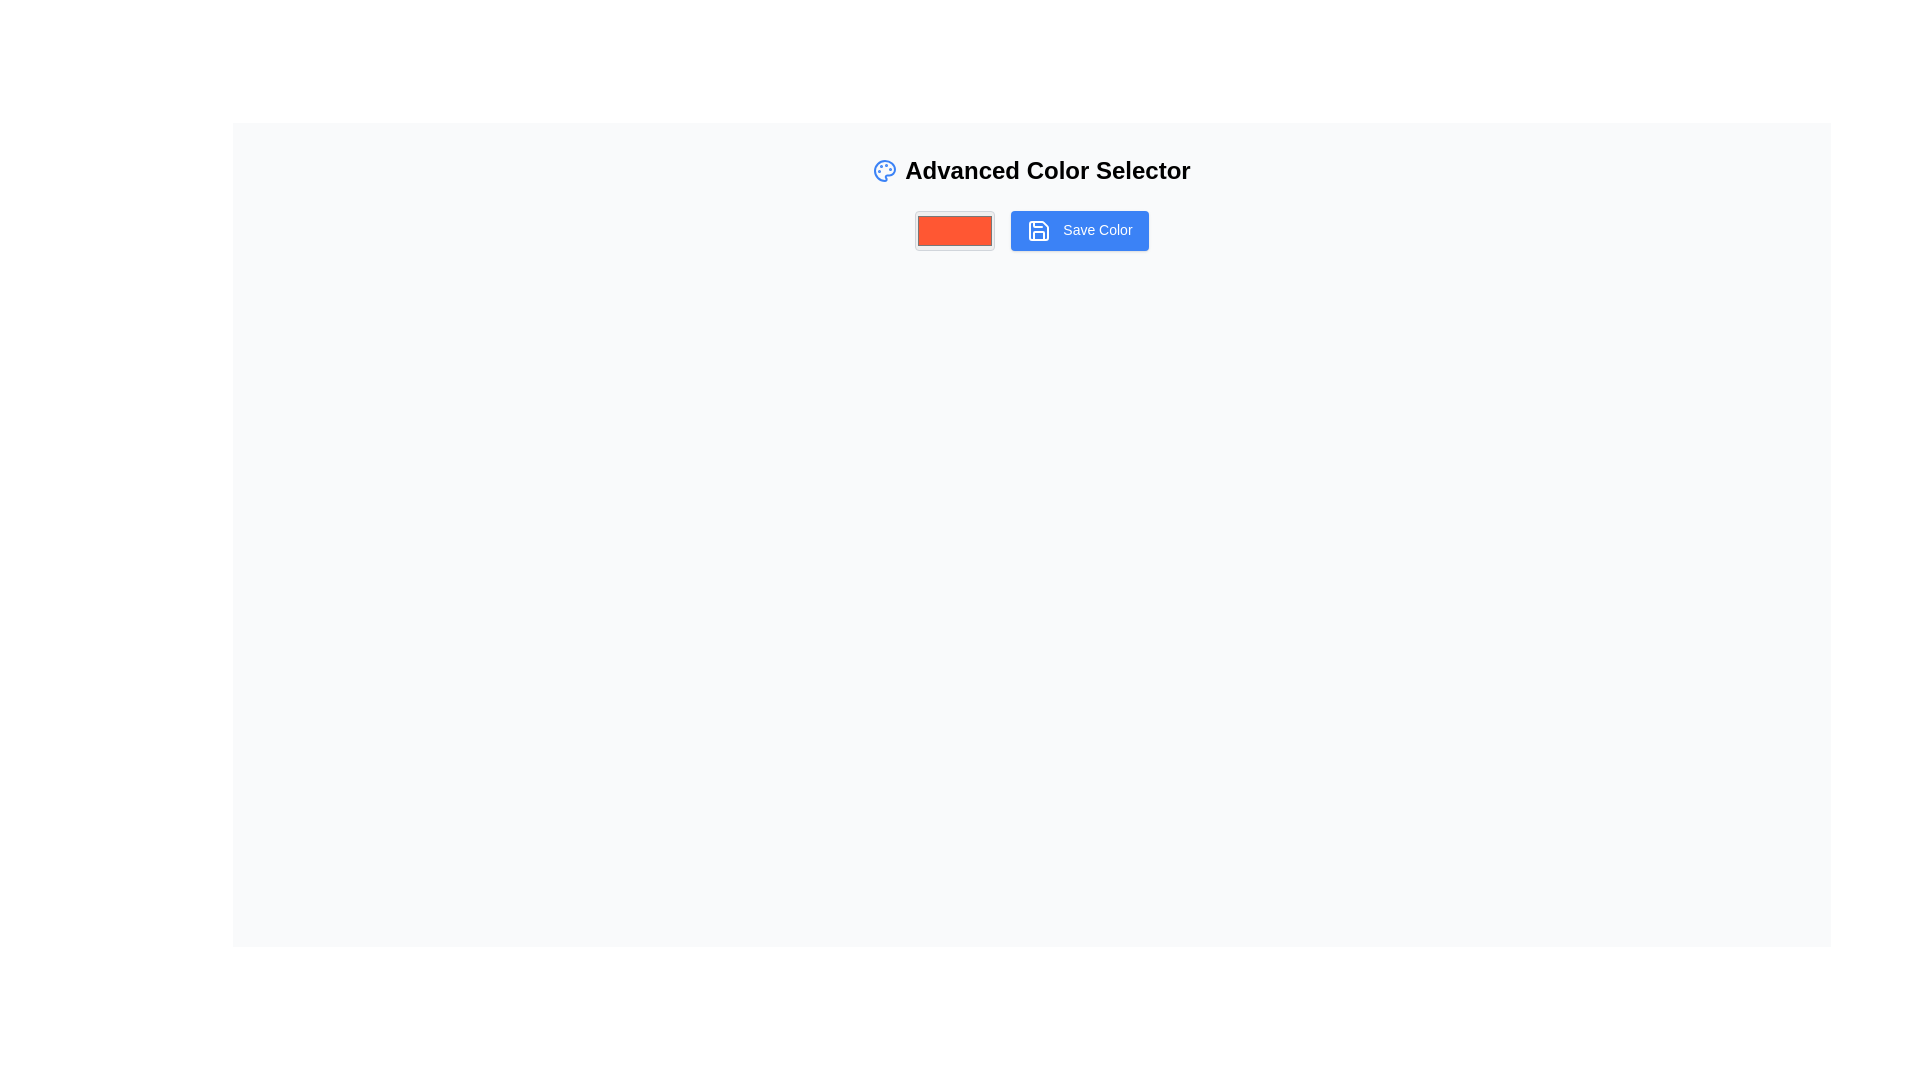  Describe the element at coordinates (1039, 230) in the screenshot. I see `the floppy disk icon within the 'Save Color' blue button` at that location.